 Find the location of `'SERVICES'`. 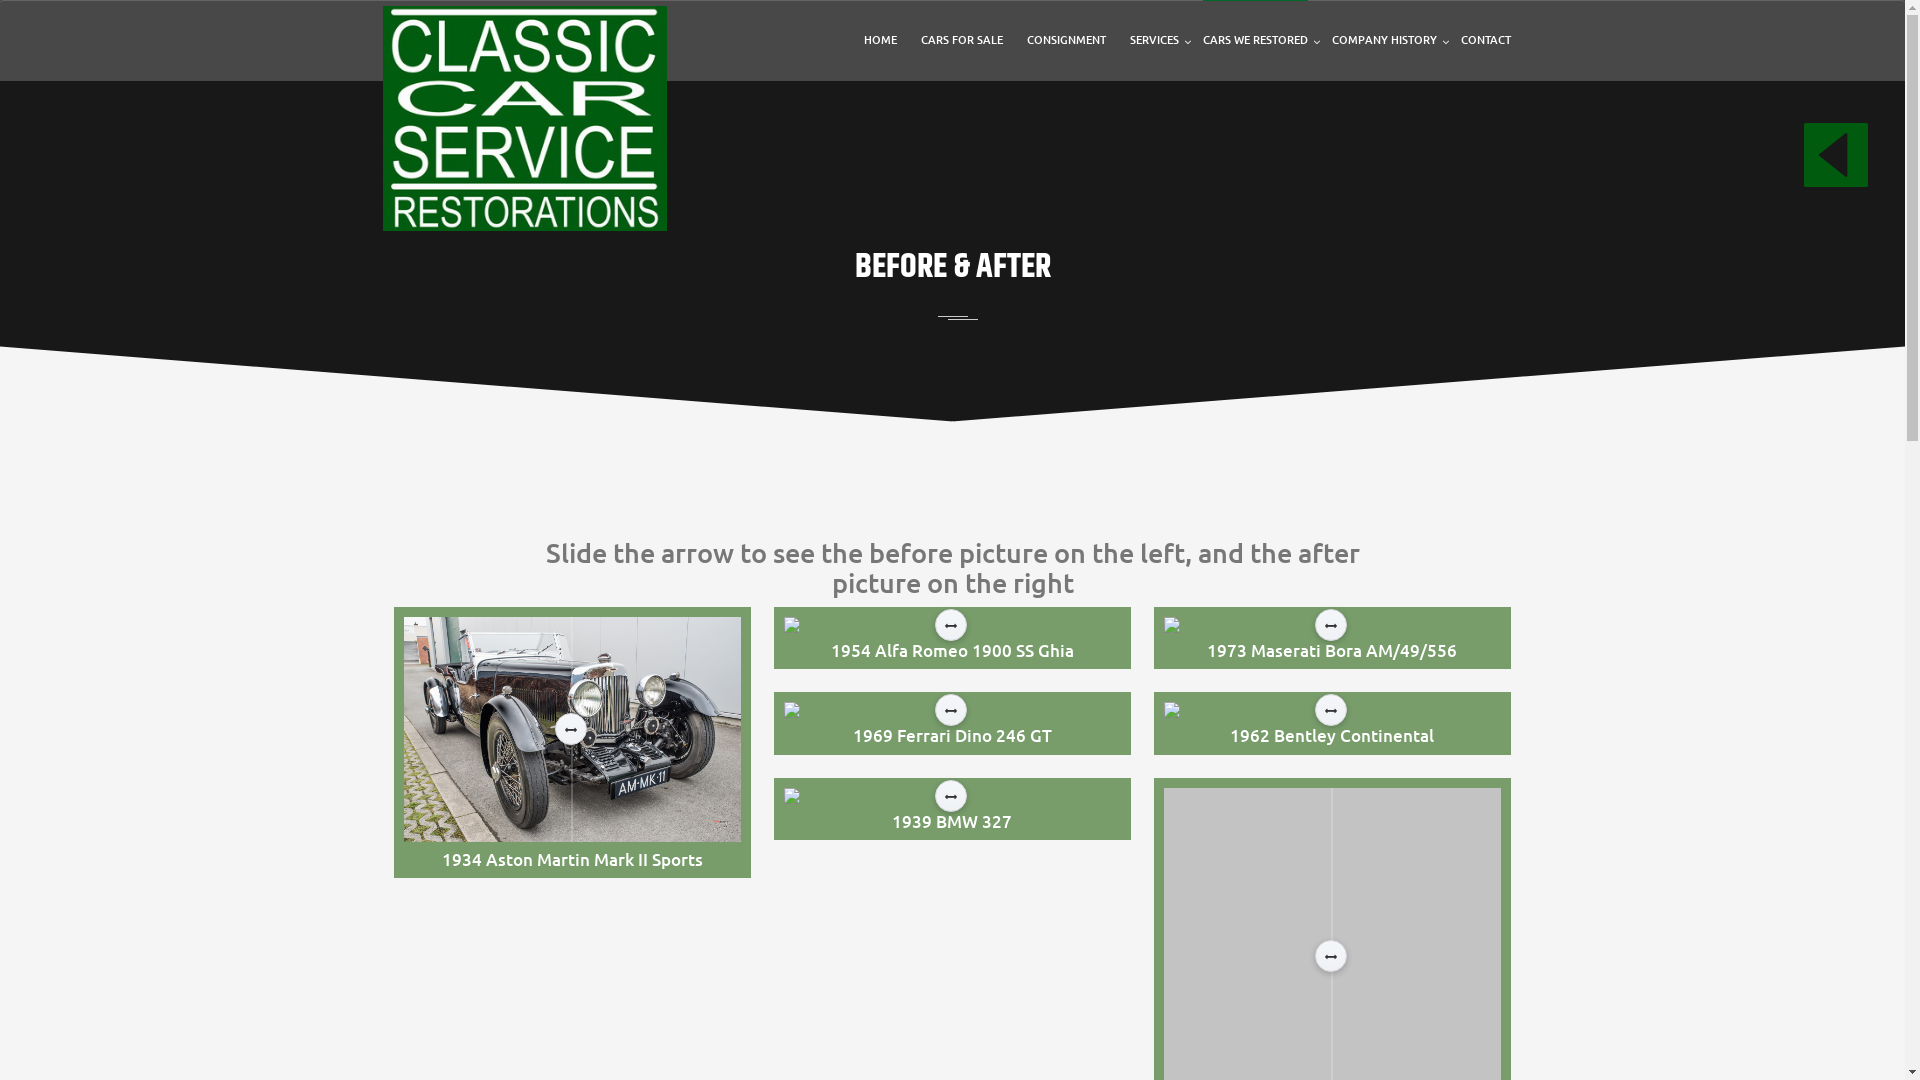

'SERVICES' is located at coordinates (1154, 39).